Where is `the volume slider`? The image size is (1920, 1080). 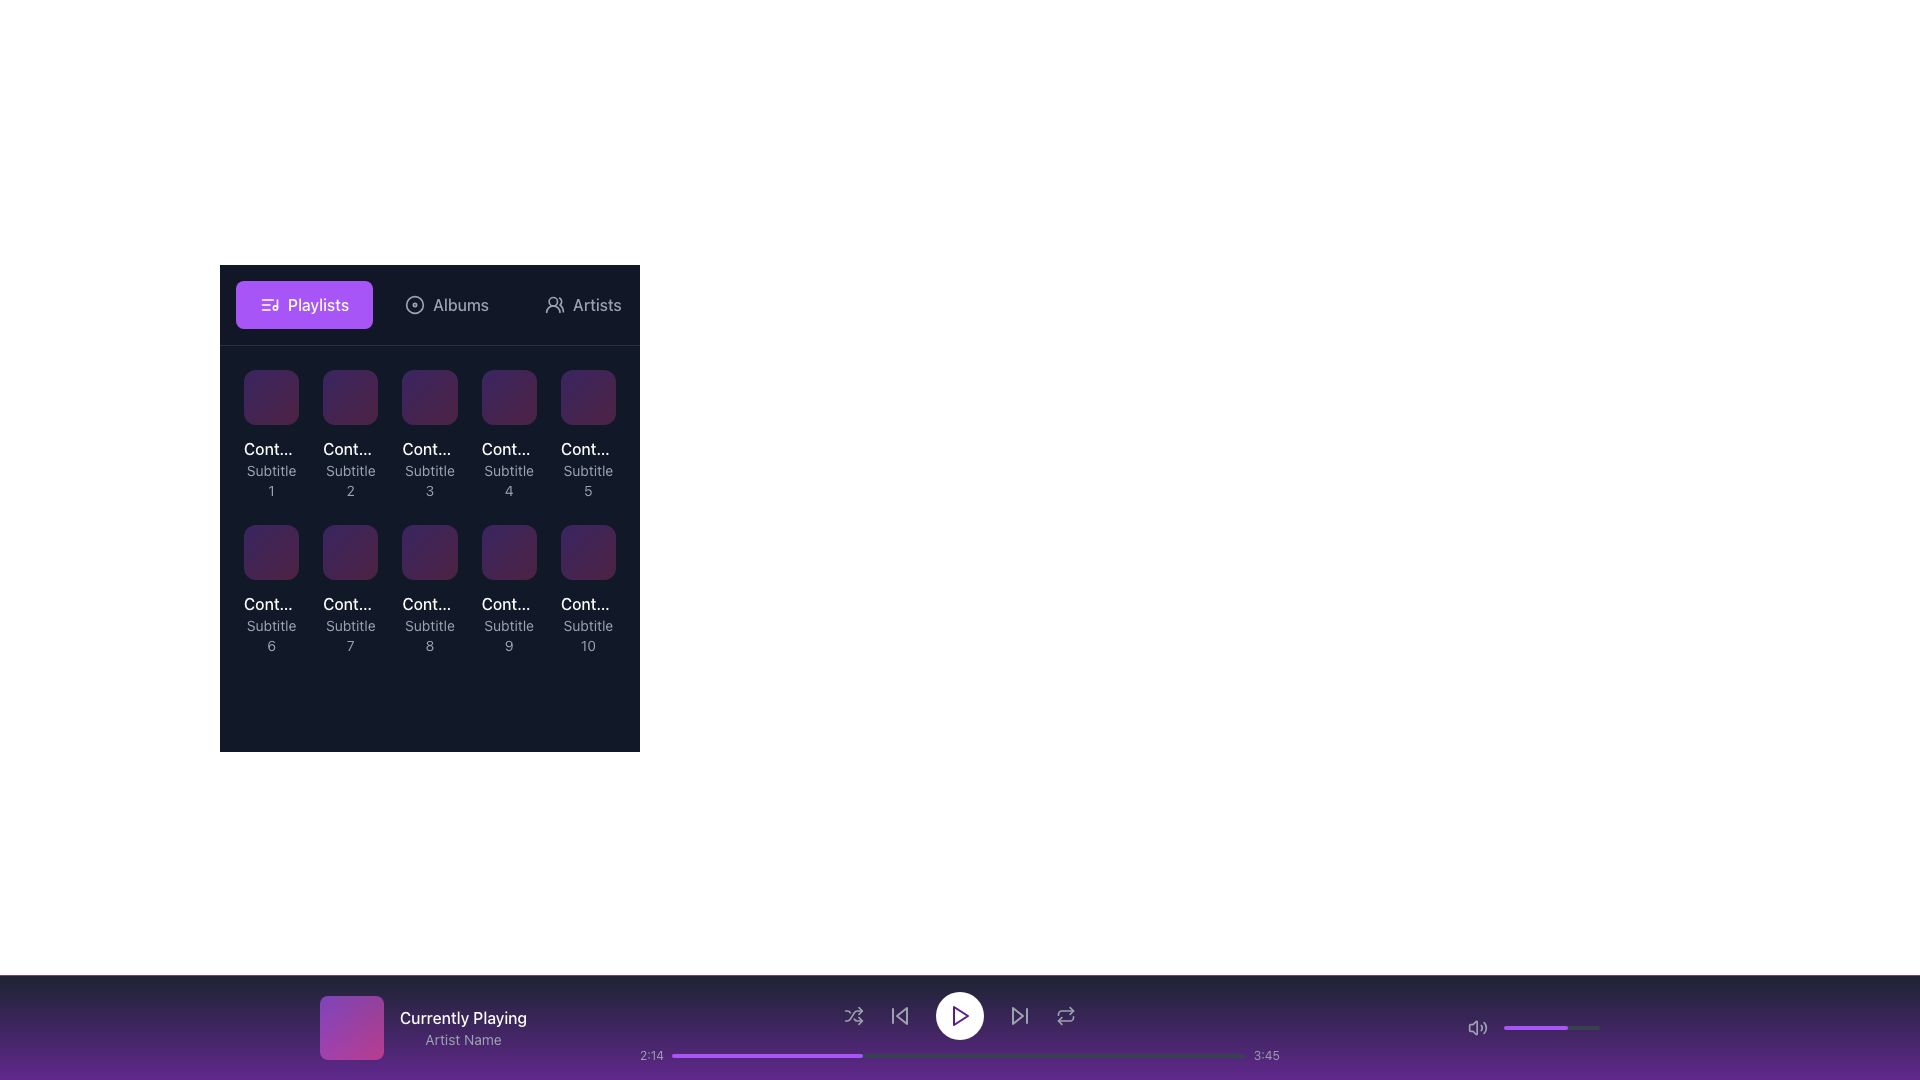 the volume slider is located at coordinates (1522, 1028).